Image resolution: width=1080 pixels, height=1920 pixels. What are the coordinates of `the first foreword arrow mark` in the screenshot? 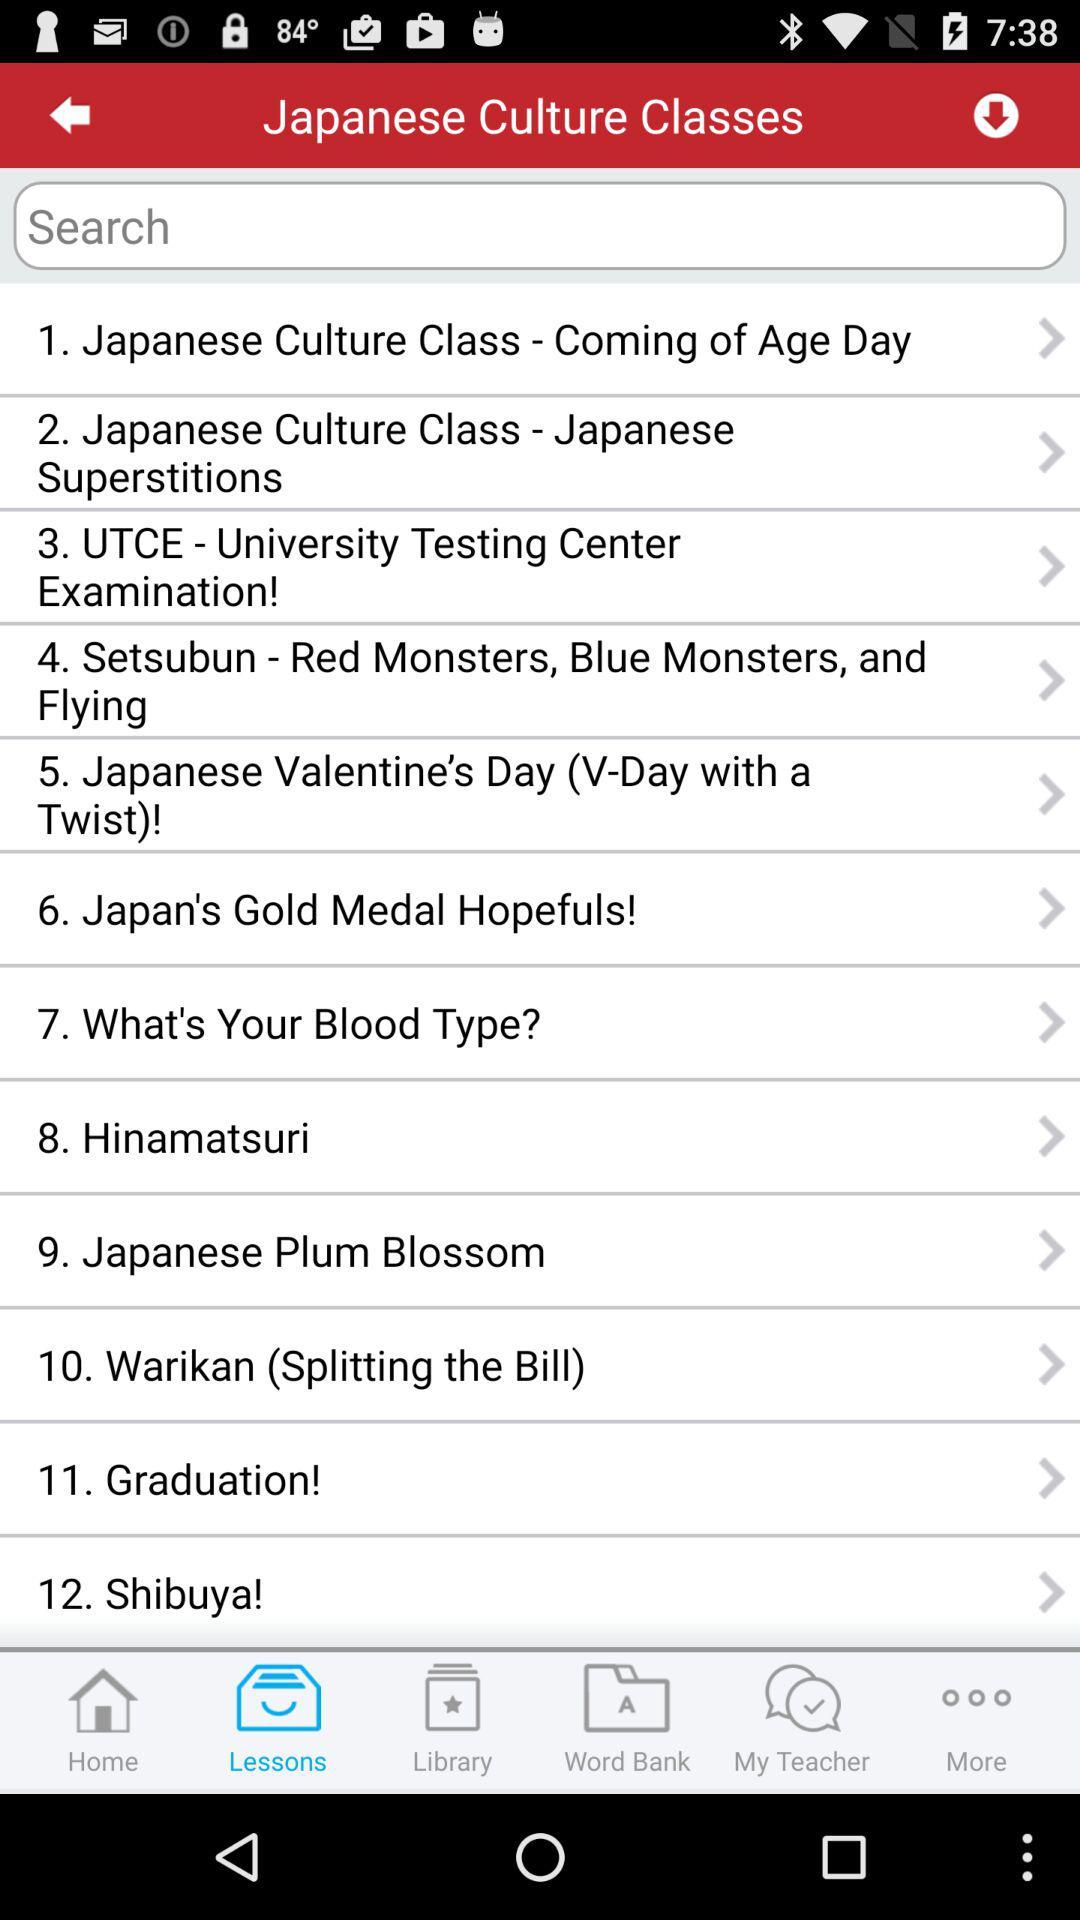 It's located at (1052, 337).